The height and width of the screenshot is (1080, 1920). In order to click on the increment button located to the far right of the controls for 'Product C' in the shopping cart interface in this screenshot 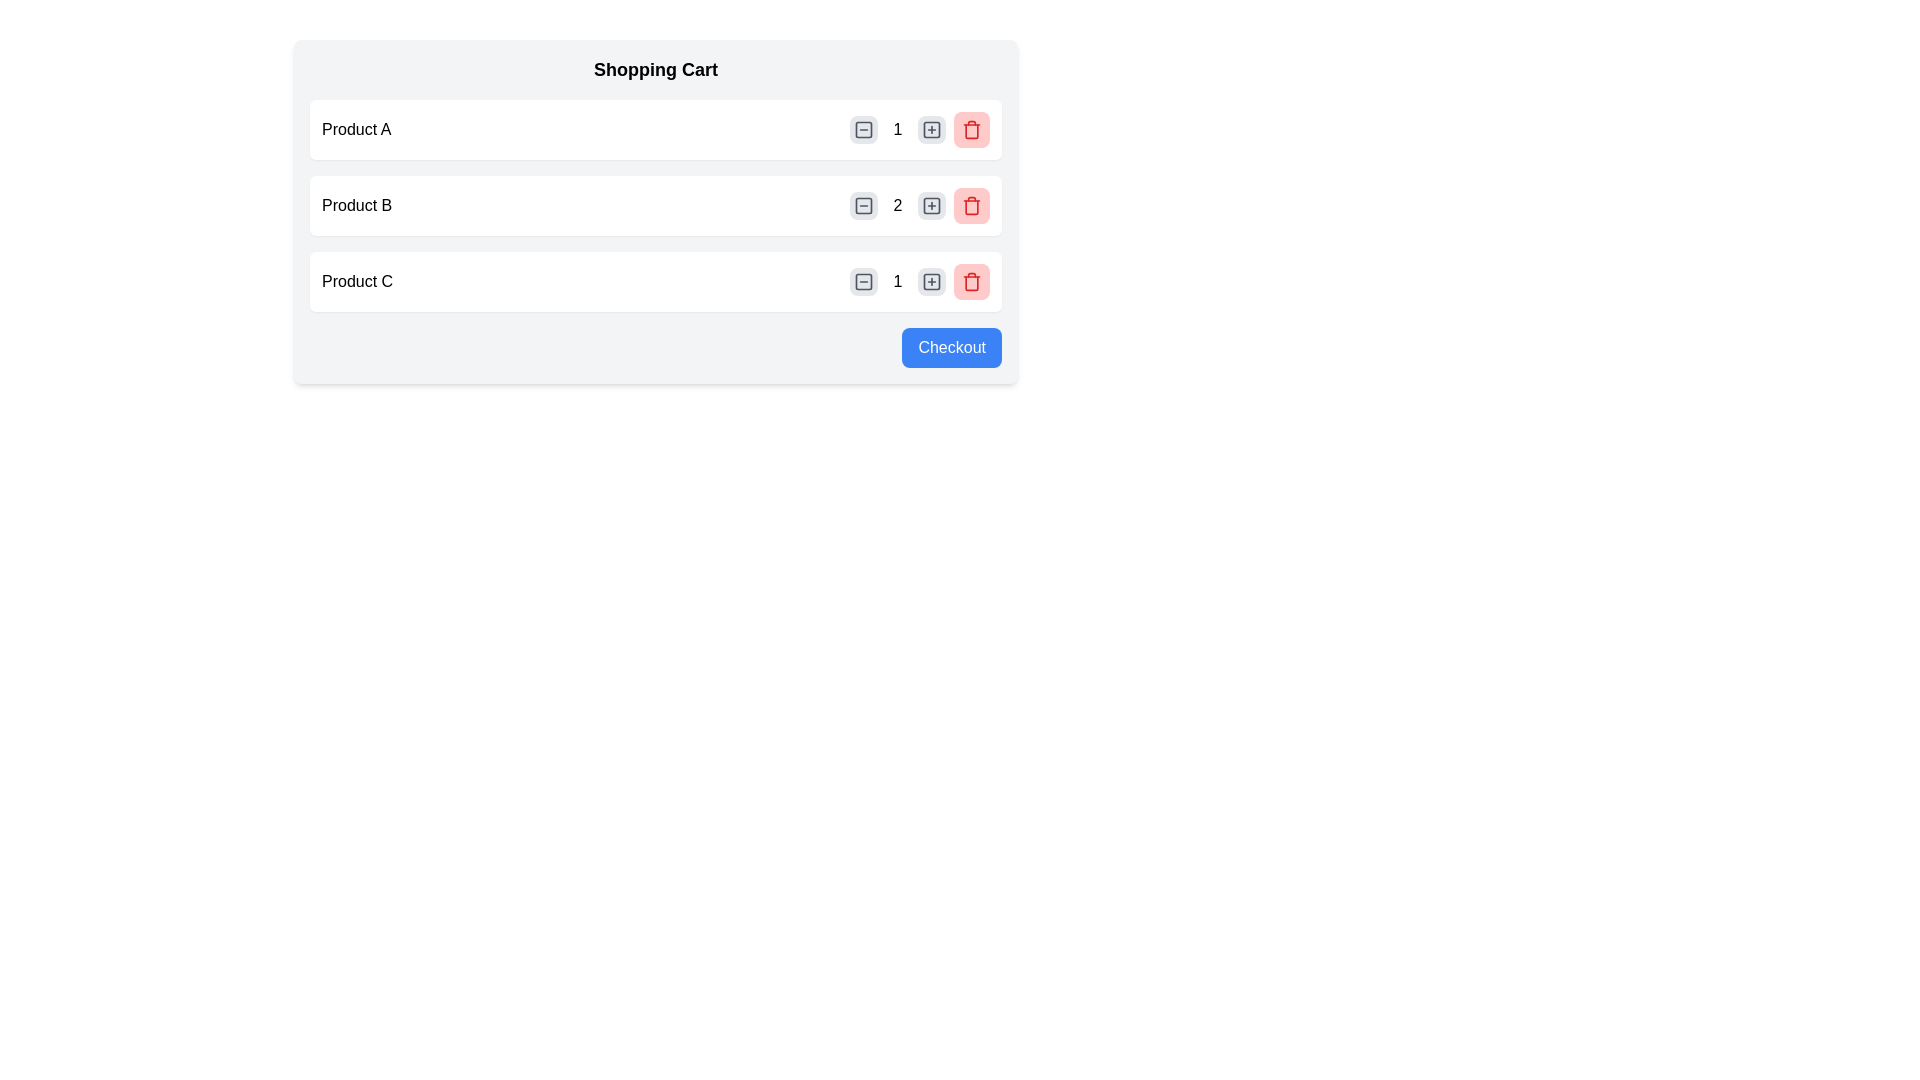, I will do `click(930, 281)`.